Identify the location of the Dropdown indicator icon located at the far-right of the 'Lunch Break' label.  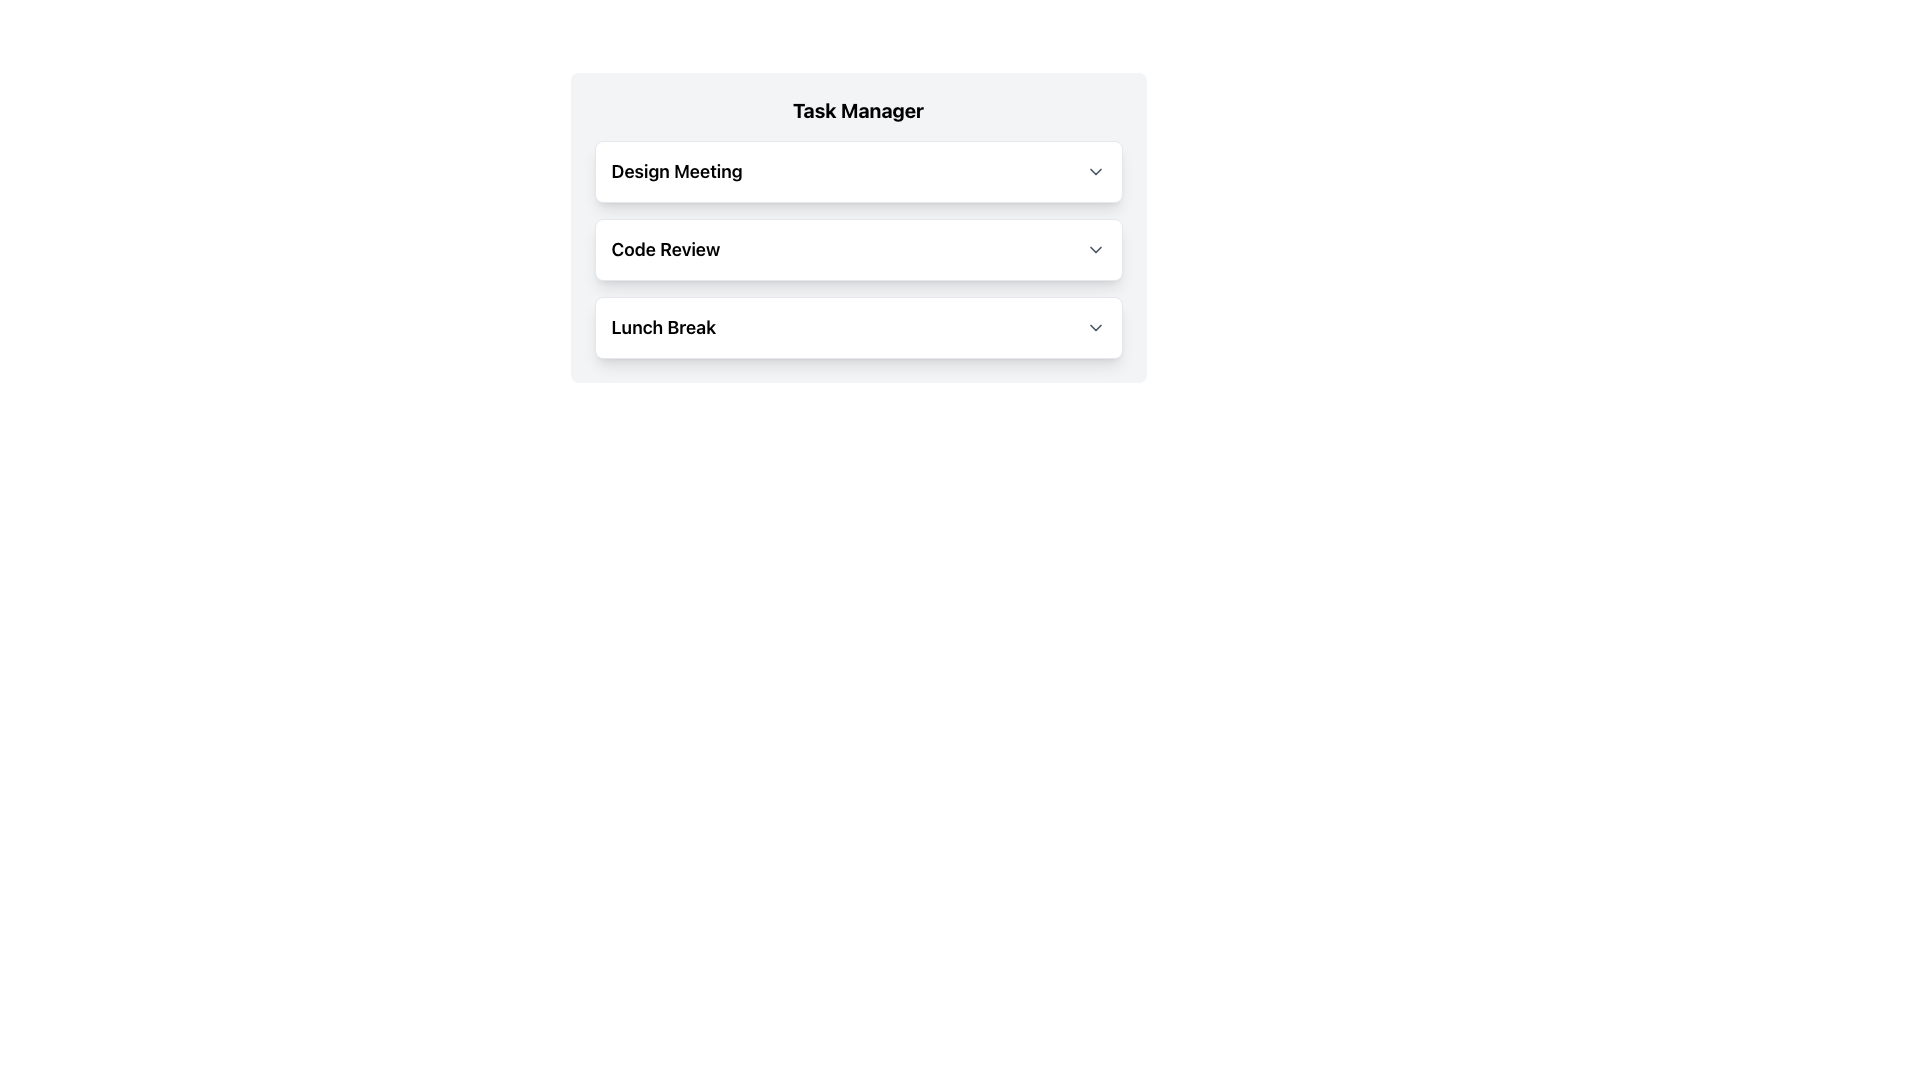
(1094, 326).